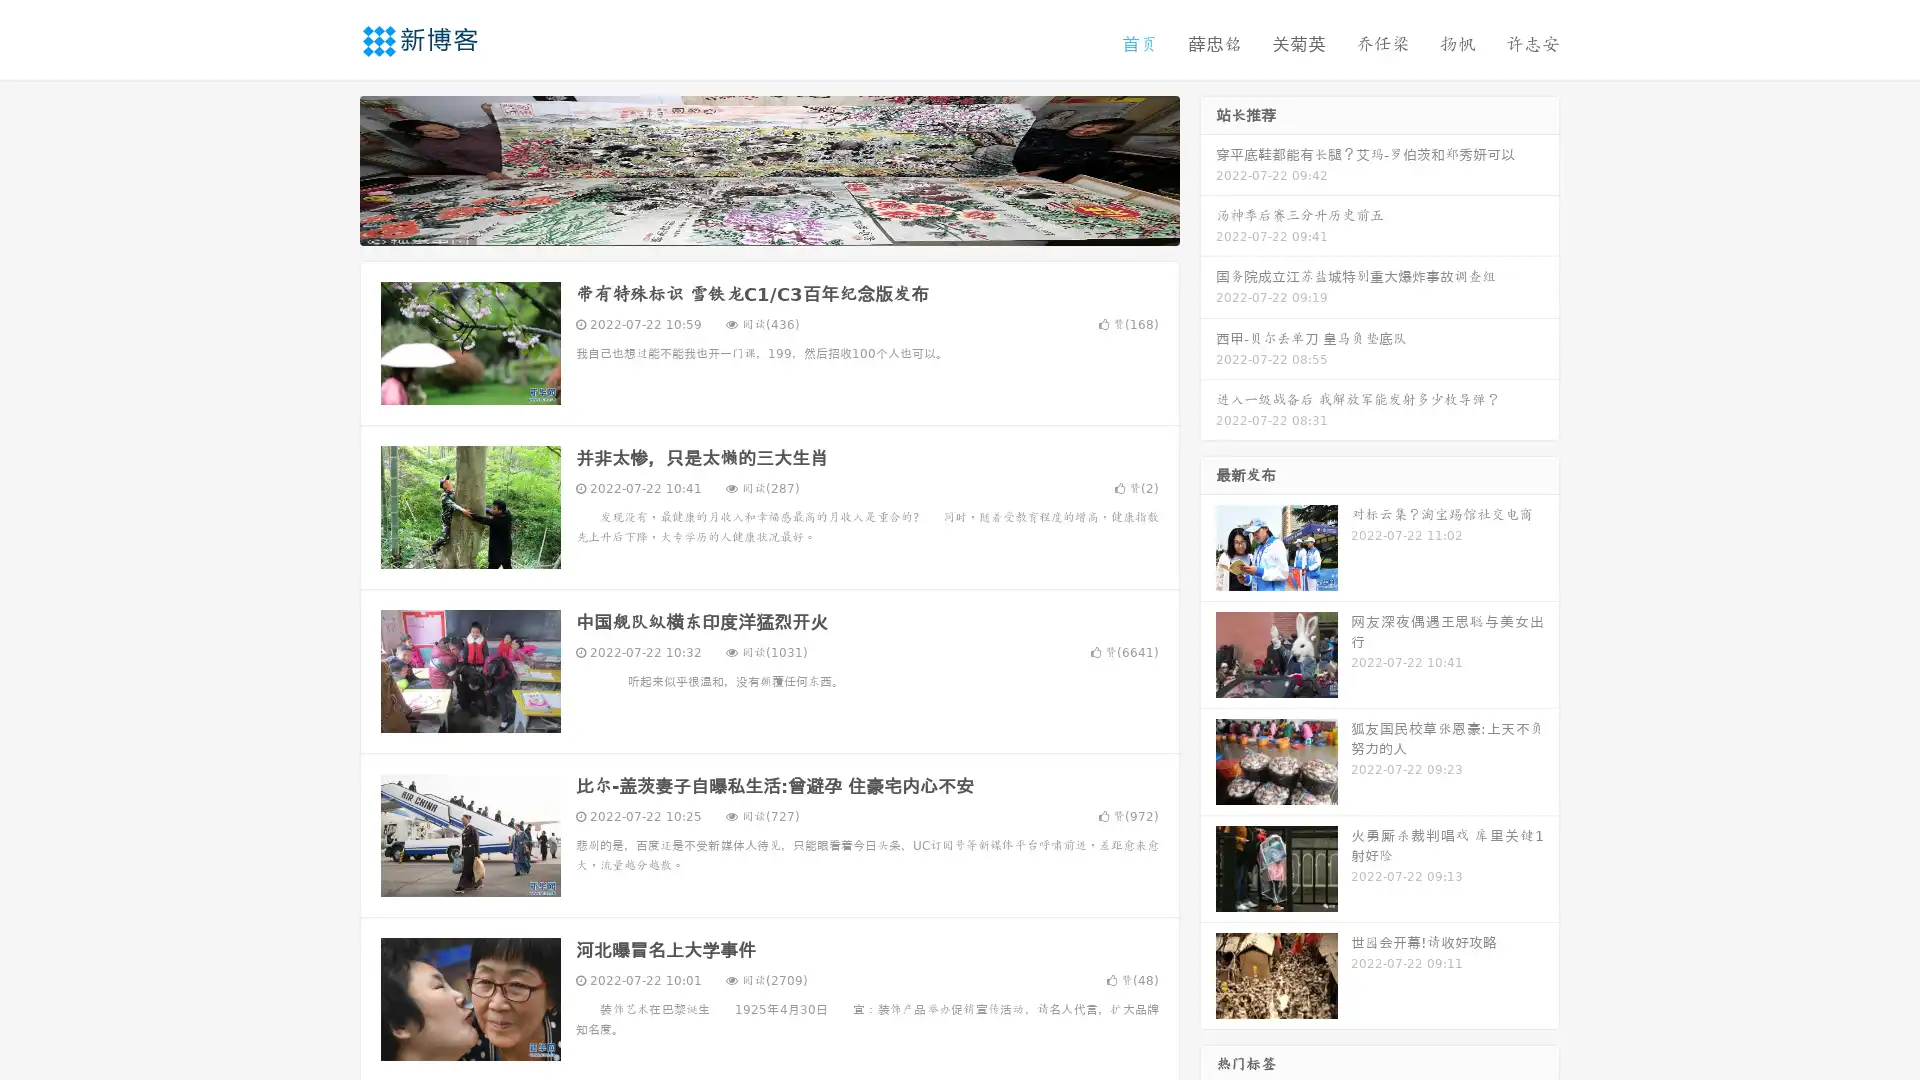  Describe the element at coordinates (1208, 168) in the screenshot. I see `Next slide` at that location.